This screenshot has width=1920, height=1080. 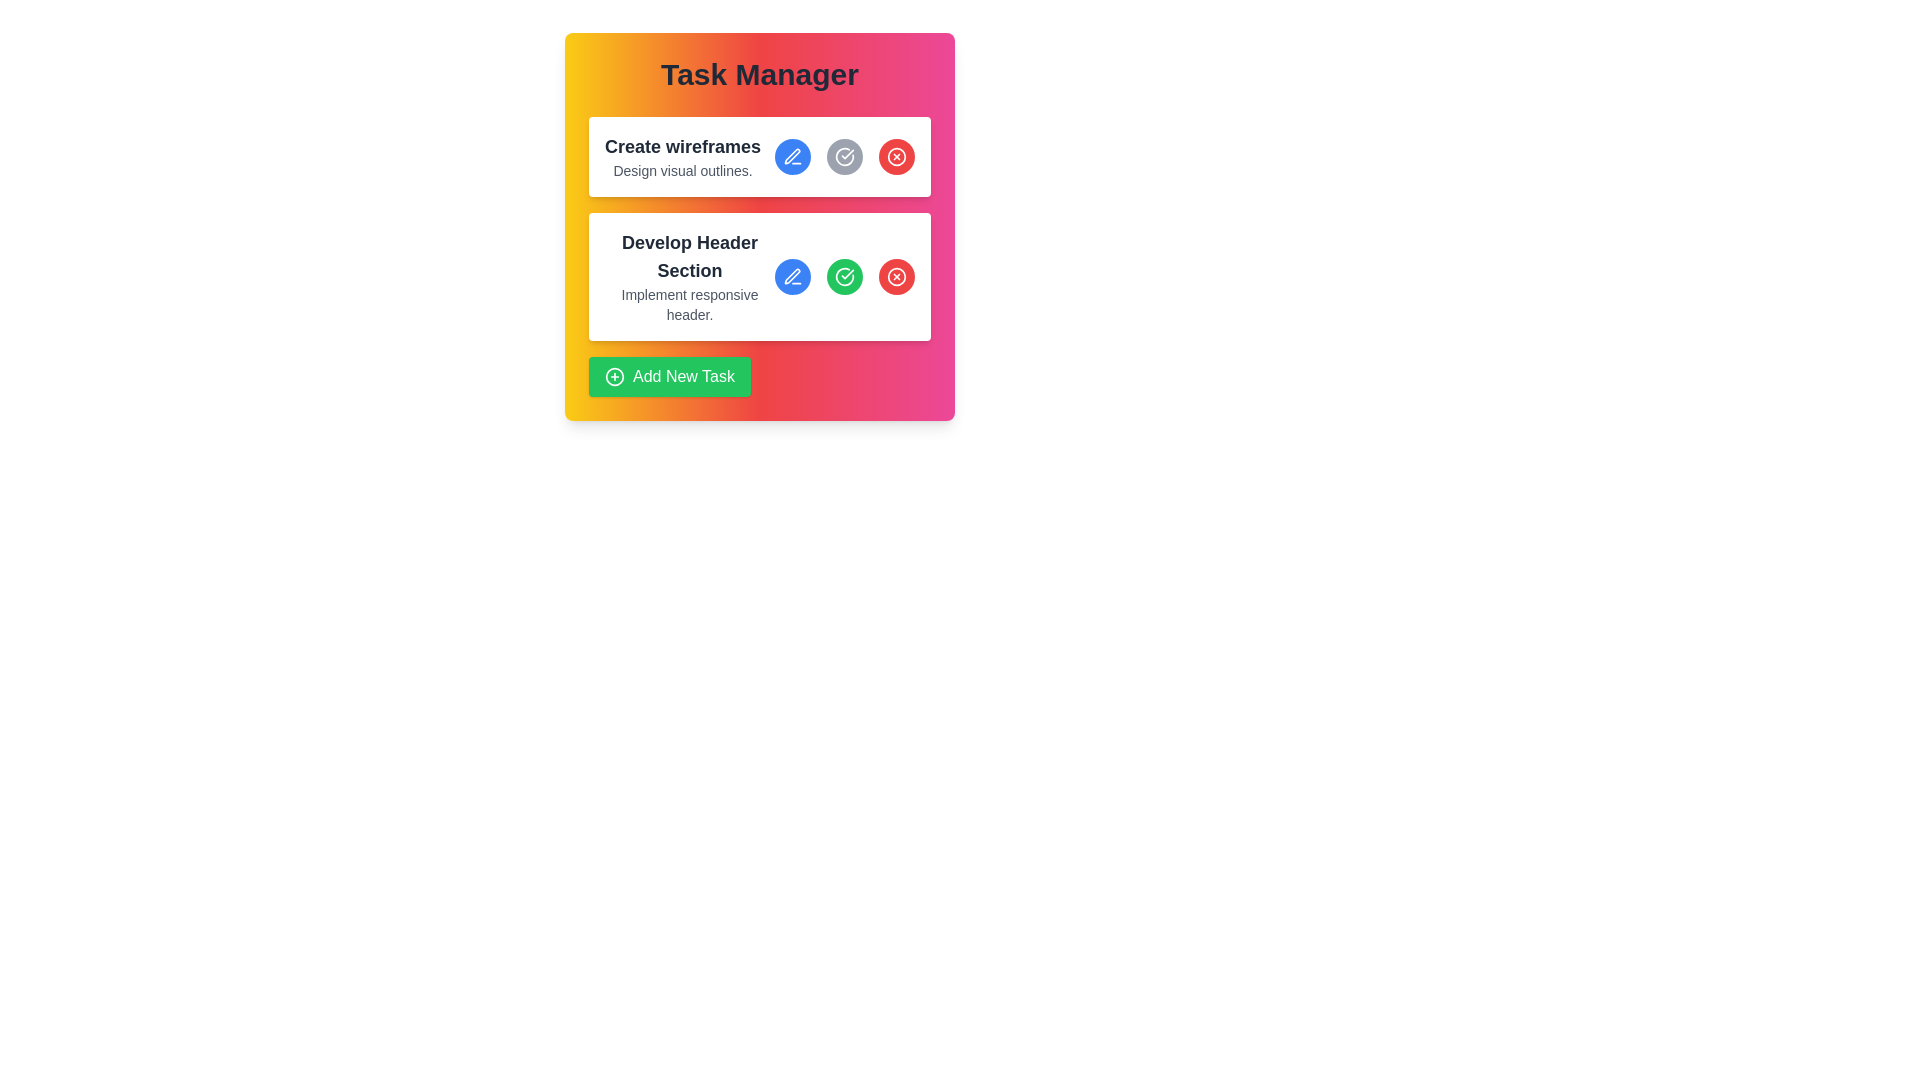 What do you see at coordinates (791, 155) in the screenshot?
I see `the edit icon located in the top-right corner of the 'Create wireframes' task card, which allows users to modify task details` at bounding box center [791, 155].